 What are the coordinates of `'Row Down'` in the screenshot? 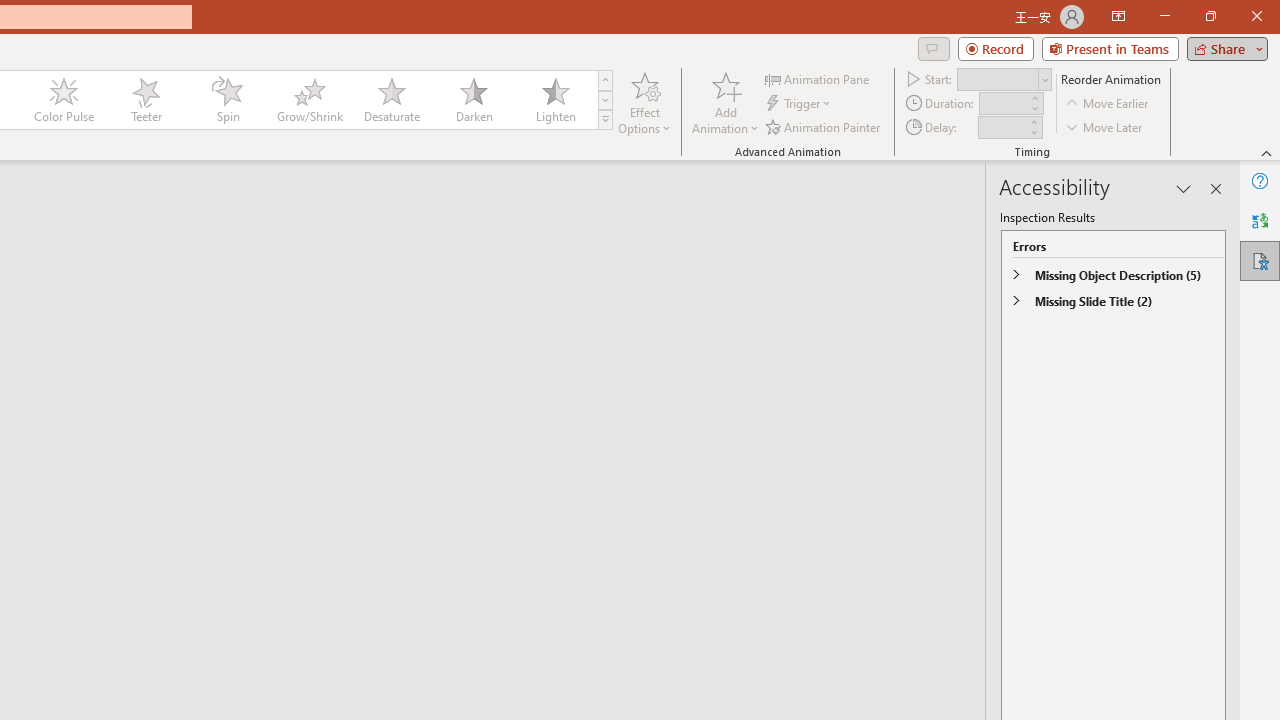 It's located at (604, 100).